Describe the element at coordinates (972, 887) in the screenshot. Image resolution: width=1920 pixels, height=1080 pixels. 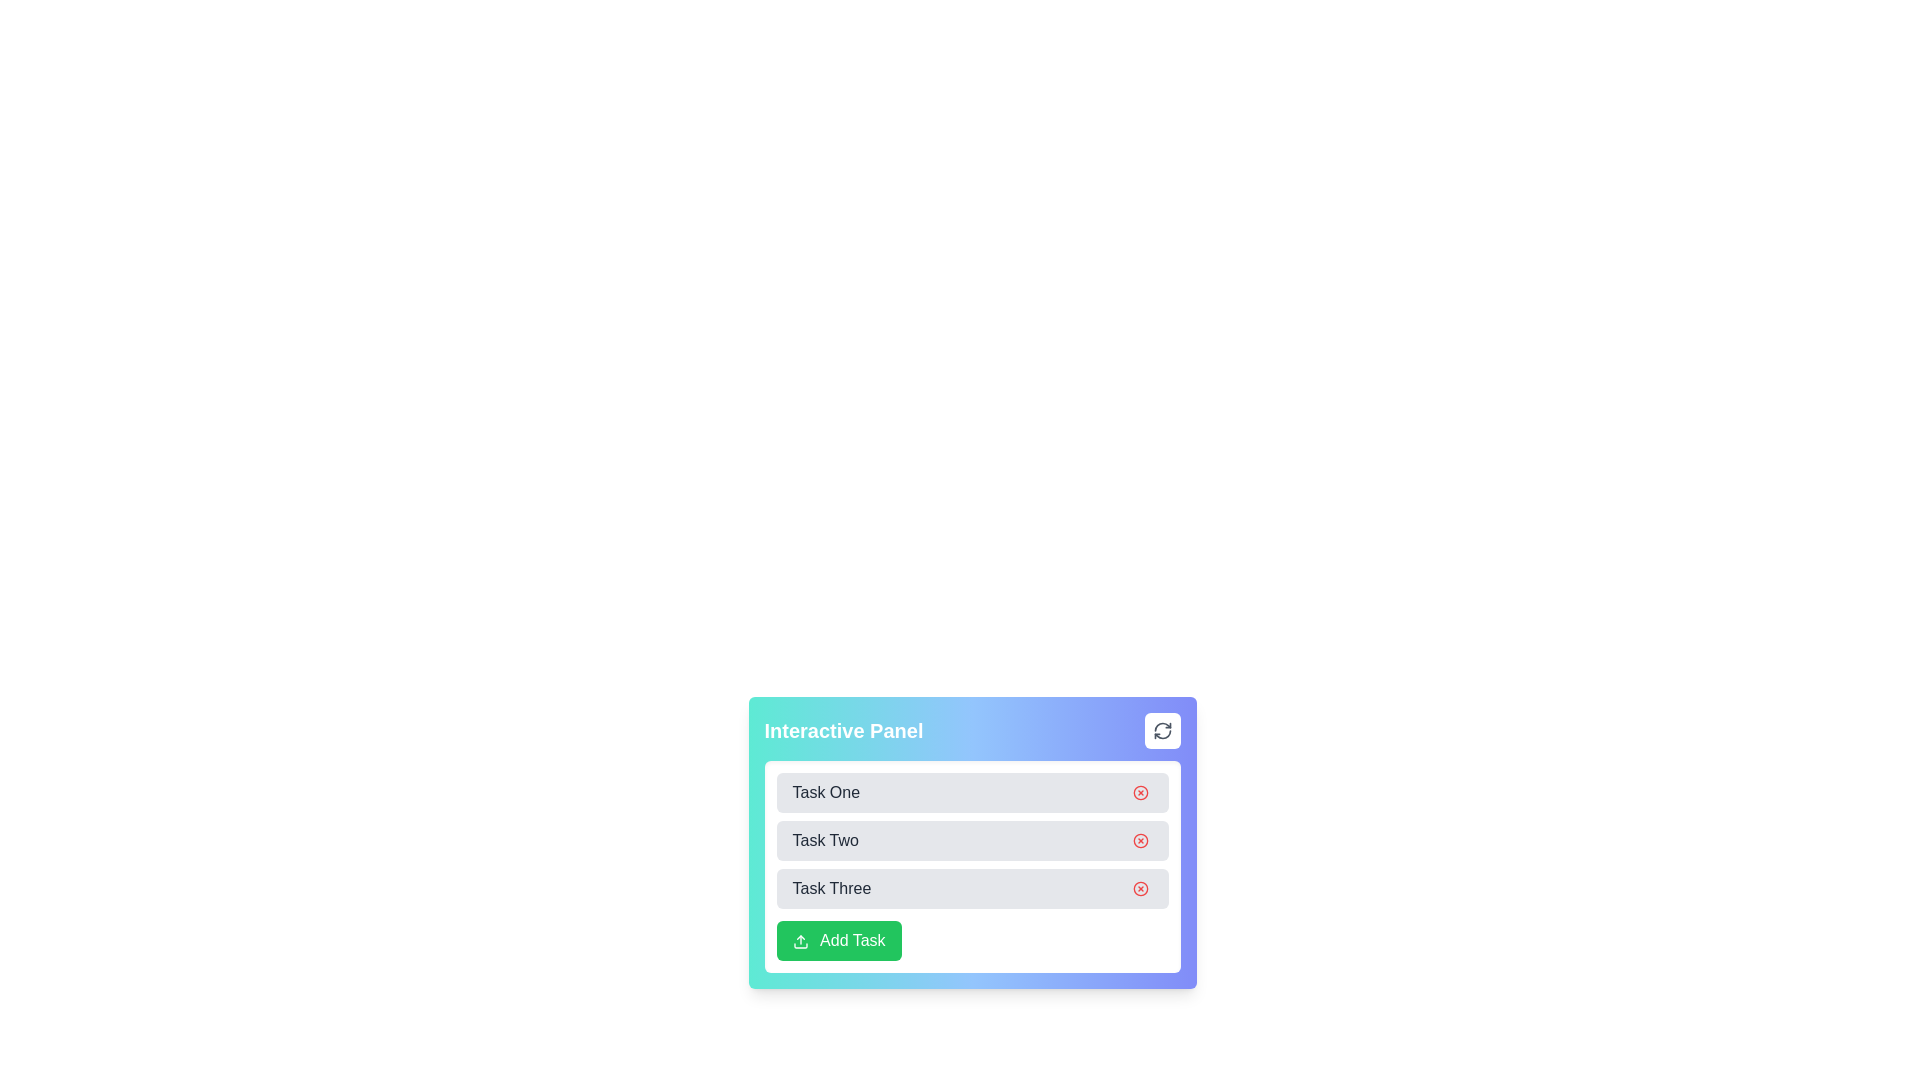
I see `the task entry labeled 'Task Three'` at that location.